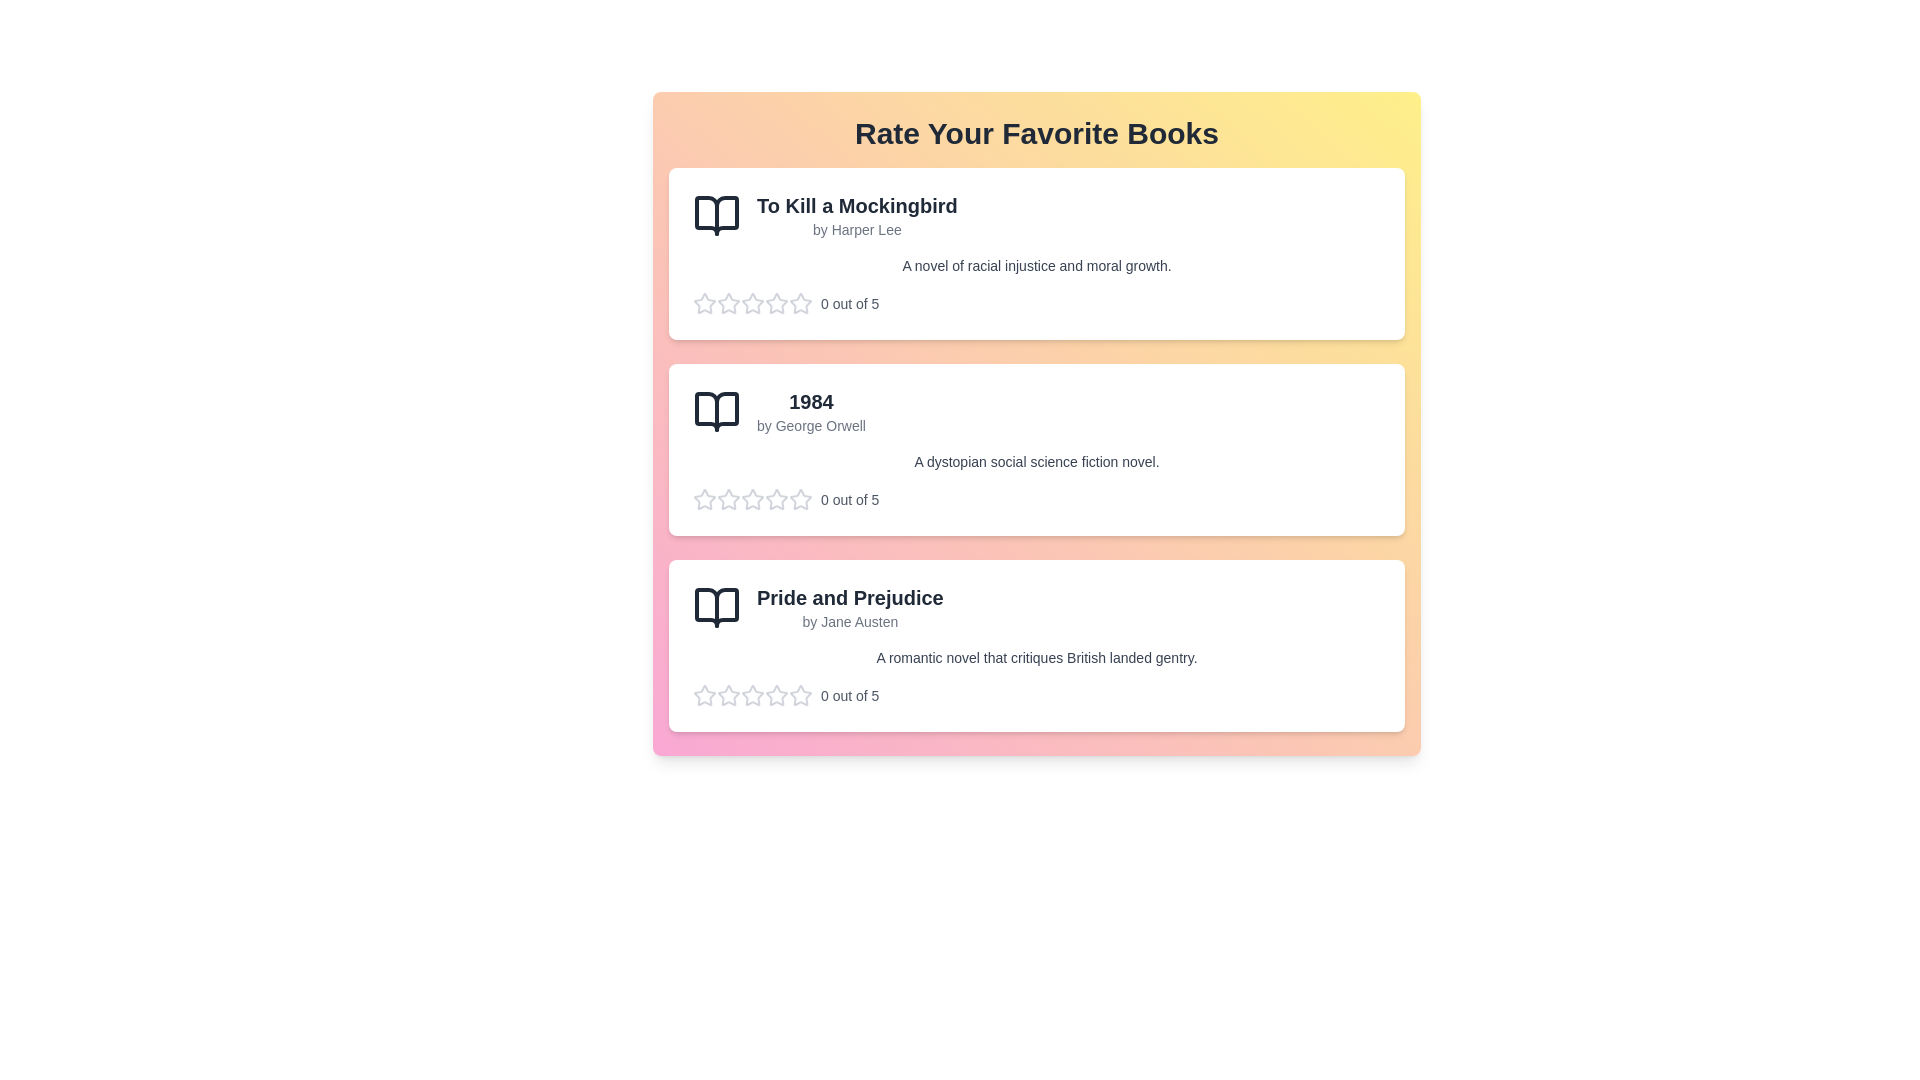 The height and width of the screenshot is (1080, 1920). Describe the element at coordinates (728, 499) in the screenshot. I see `the second star icon in the rating section of the '1984' book card` at that location.